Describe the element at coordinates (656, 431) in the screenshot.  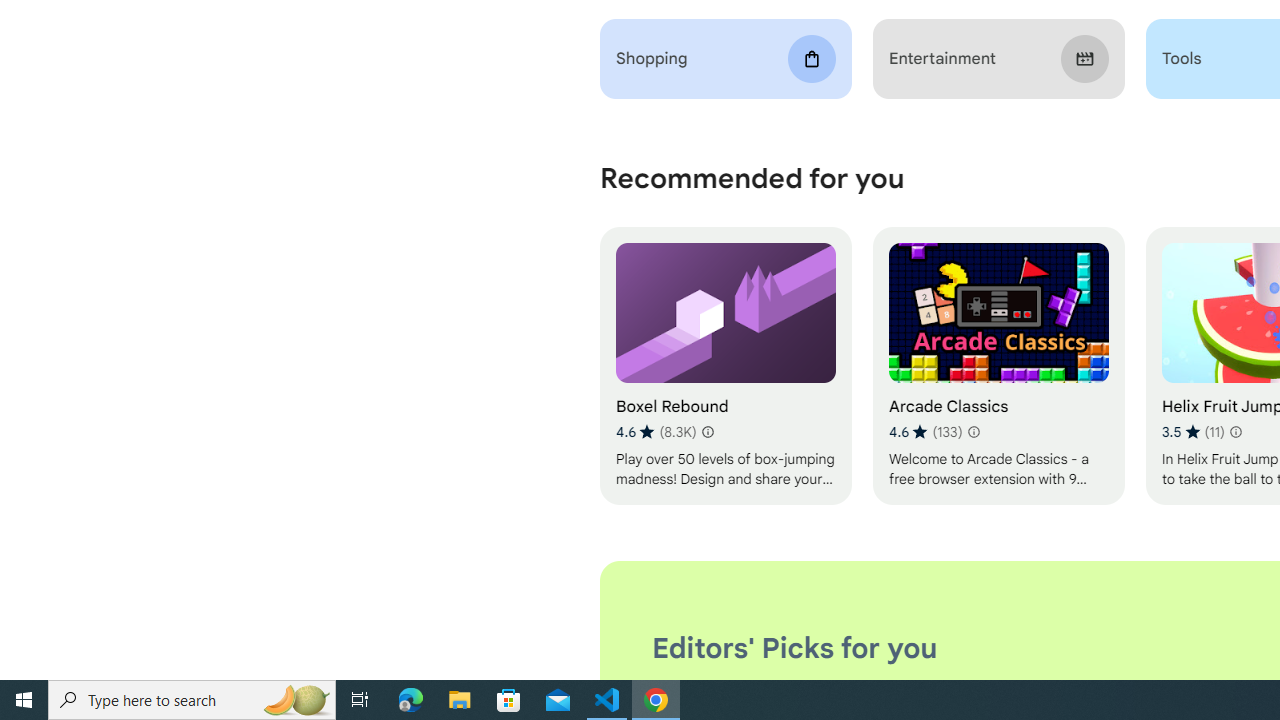
I see `'Average rating 4.6 out of 5 stars. 8.3K ratings.'` at that location.